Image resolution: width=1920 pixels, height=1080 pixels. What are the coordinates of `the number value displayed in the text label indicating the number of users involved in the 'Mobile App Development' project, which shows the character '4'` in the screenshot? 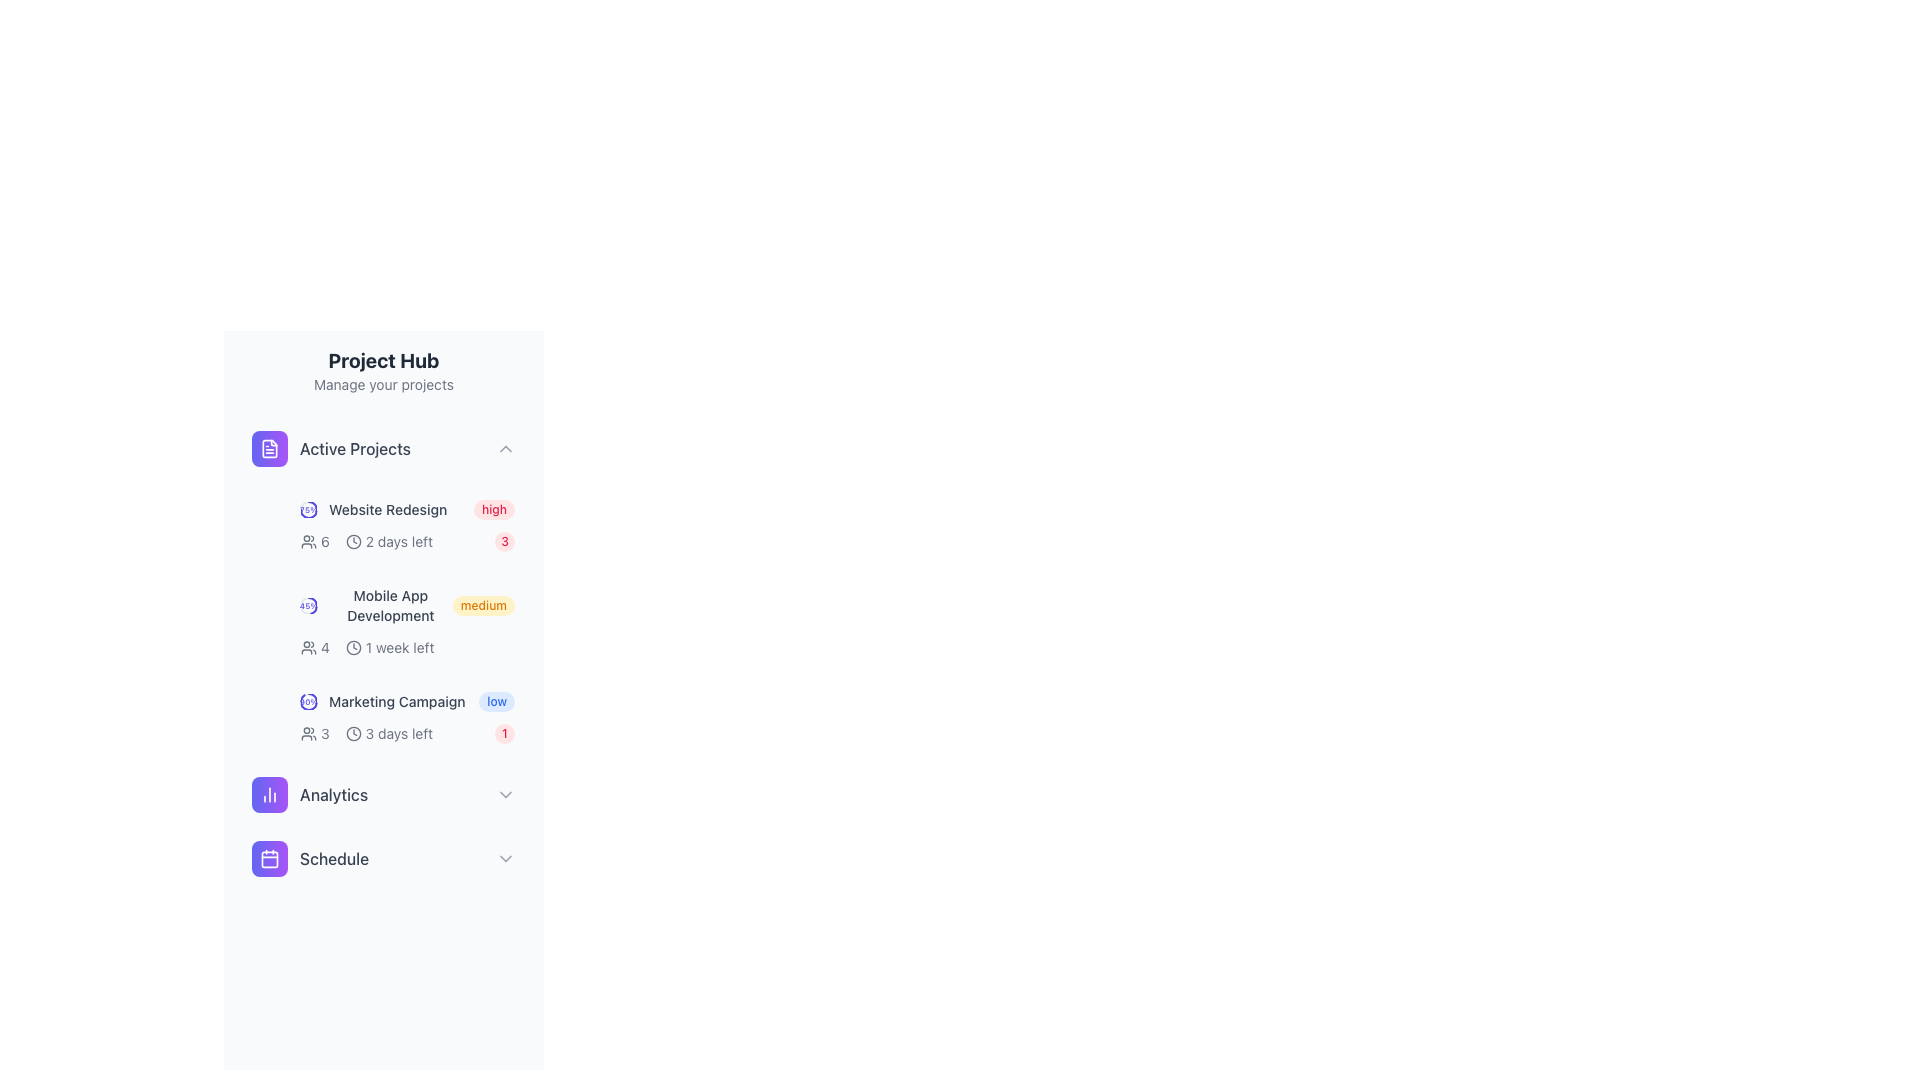 It's located at (325, 648).